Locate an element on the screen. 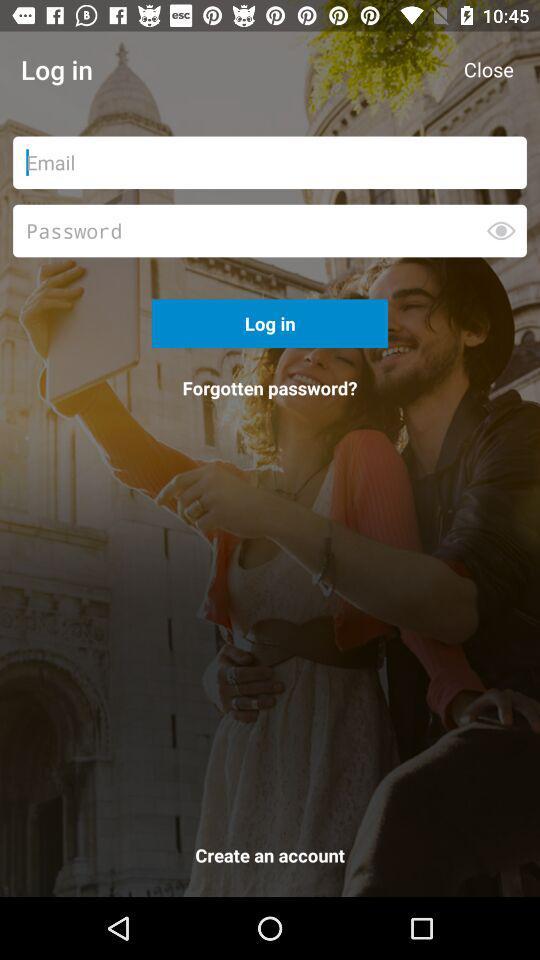 The width and height of the screenshot is (540, 960). app next to log in item is located at coordinates (487, 69).